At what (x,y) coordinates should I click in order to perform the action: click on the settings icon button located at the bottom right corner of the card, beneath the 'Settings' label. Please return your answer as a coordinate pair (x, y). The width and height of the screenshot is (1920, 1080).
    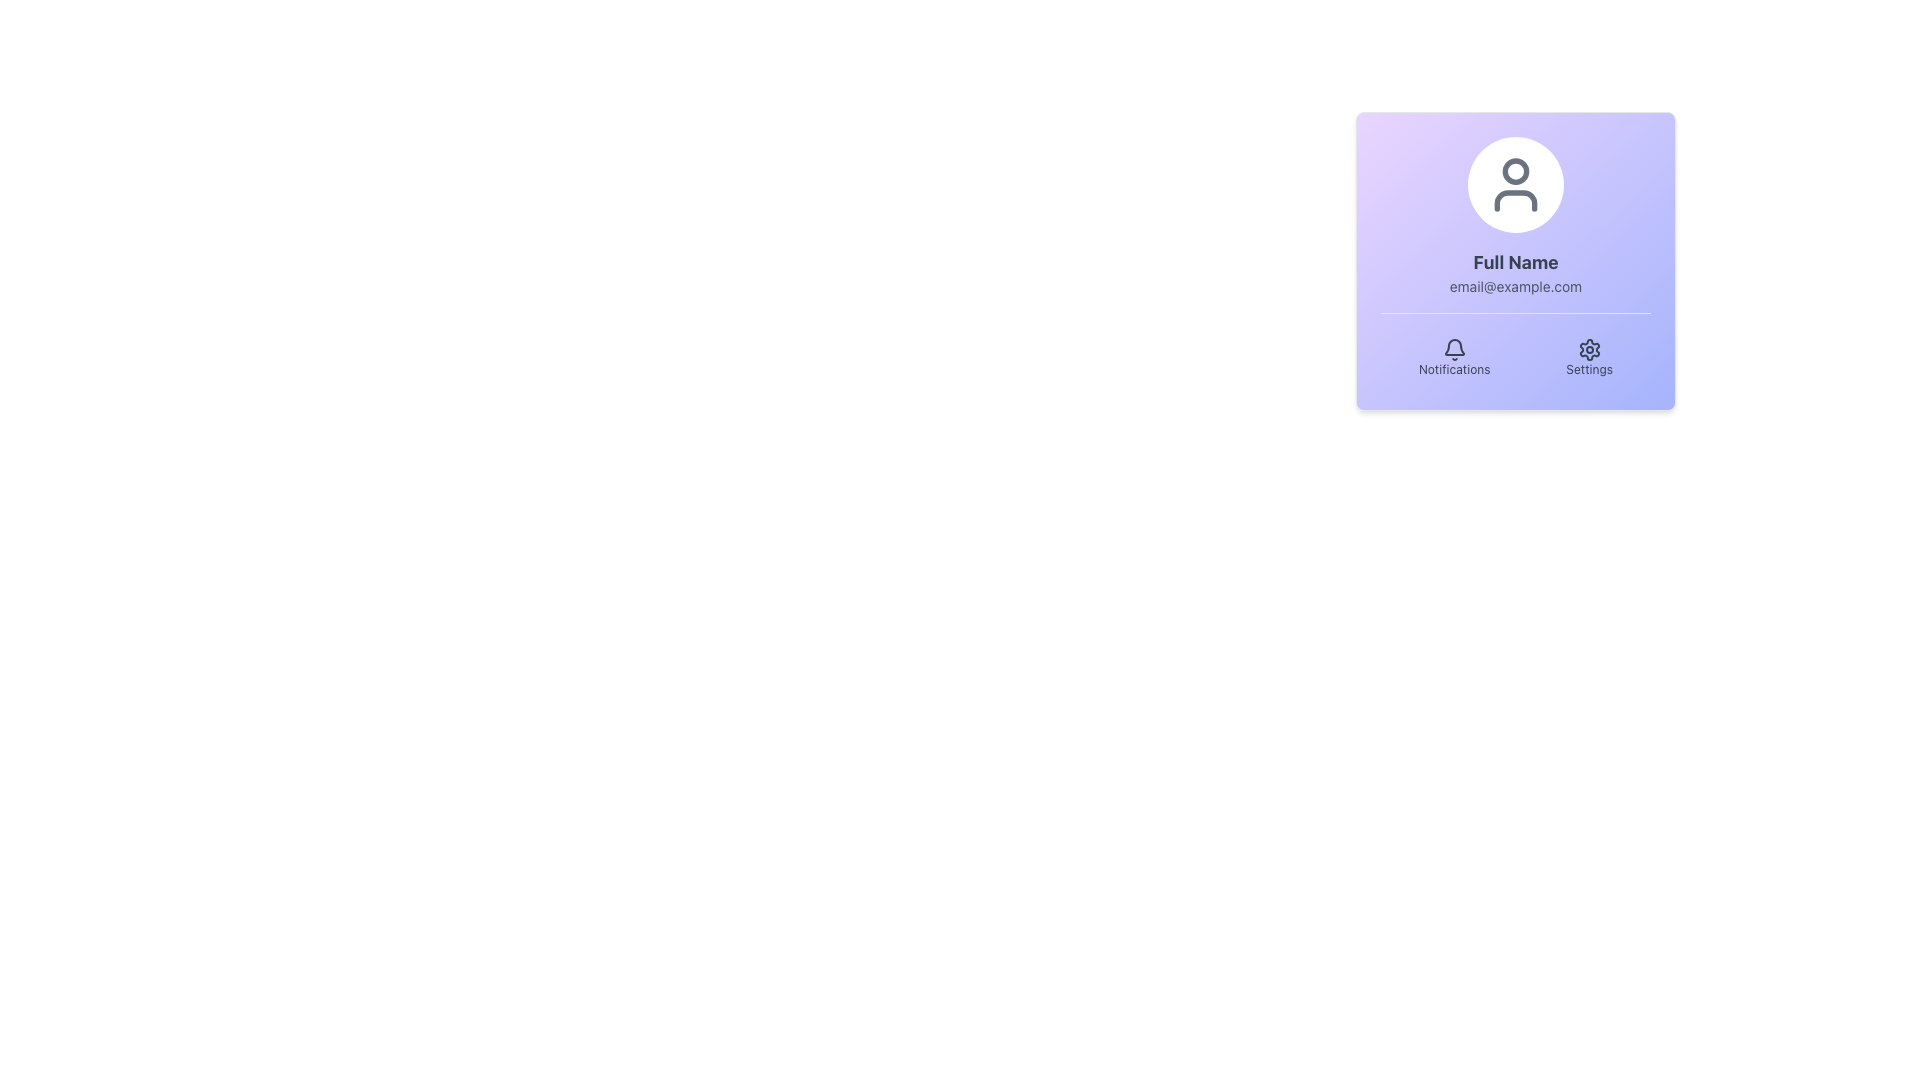
    Looking at the image, I should click on (1588, 349).